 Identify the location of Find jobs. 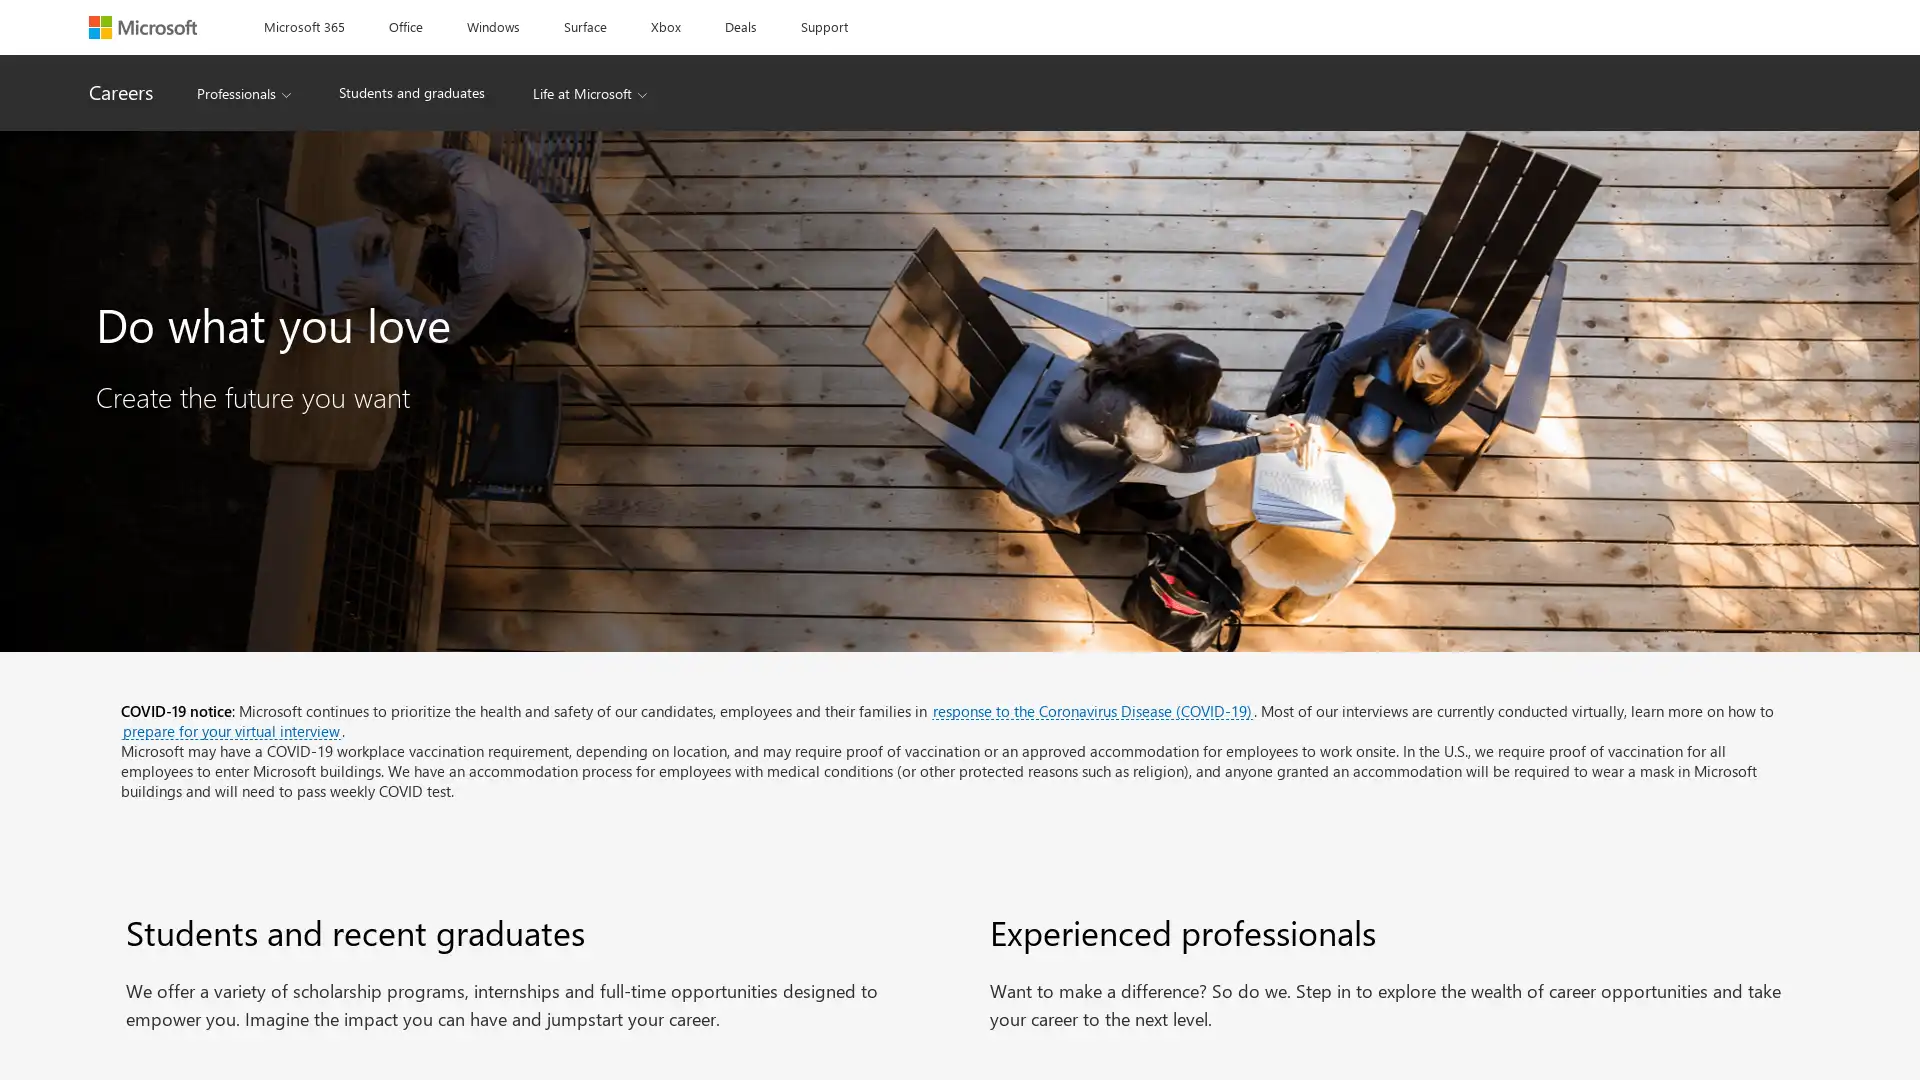
(597, 523).